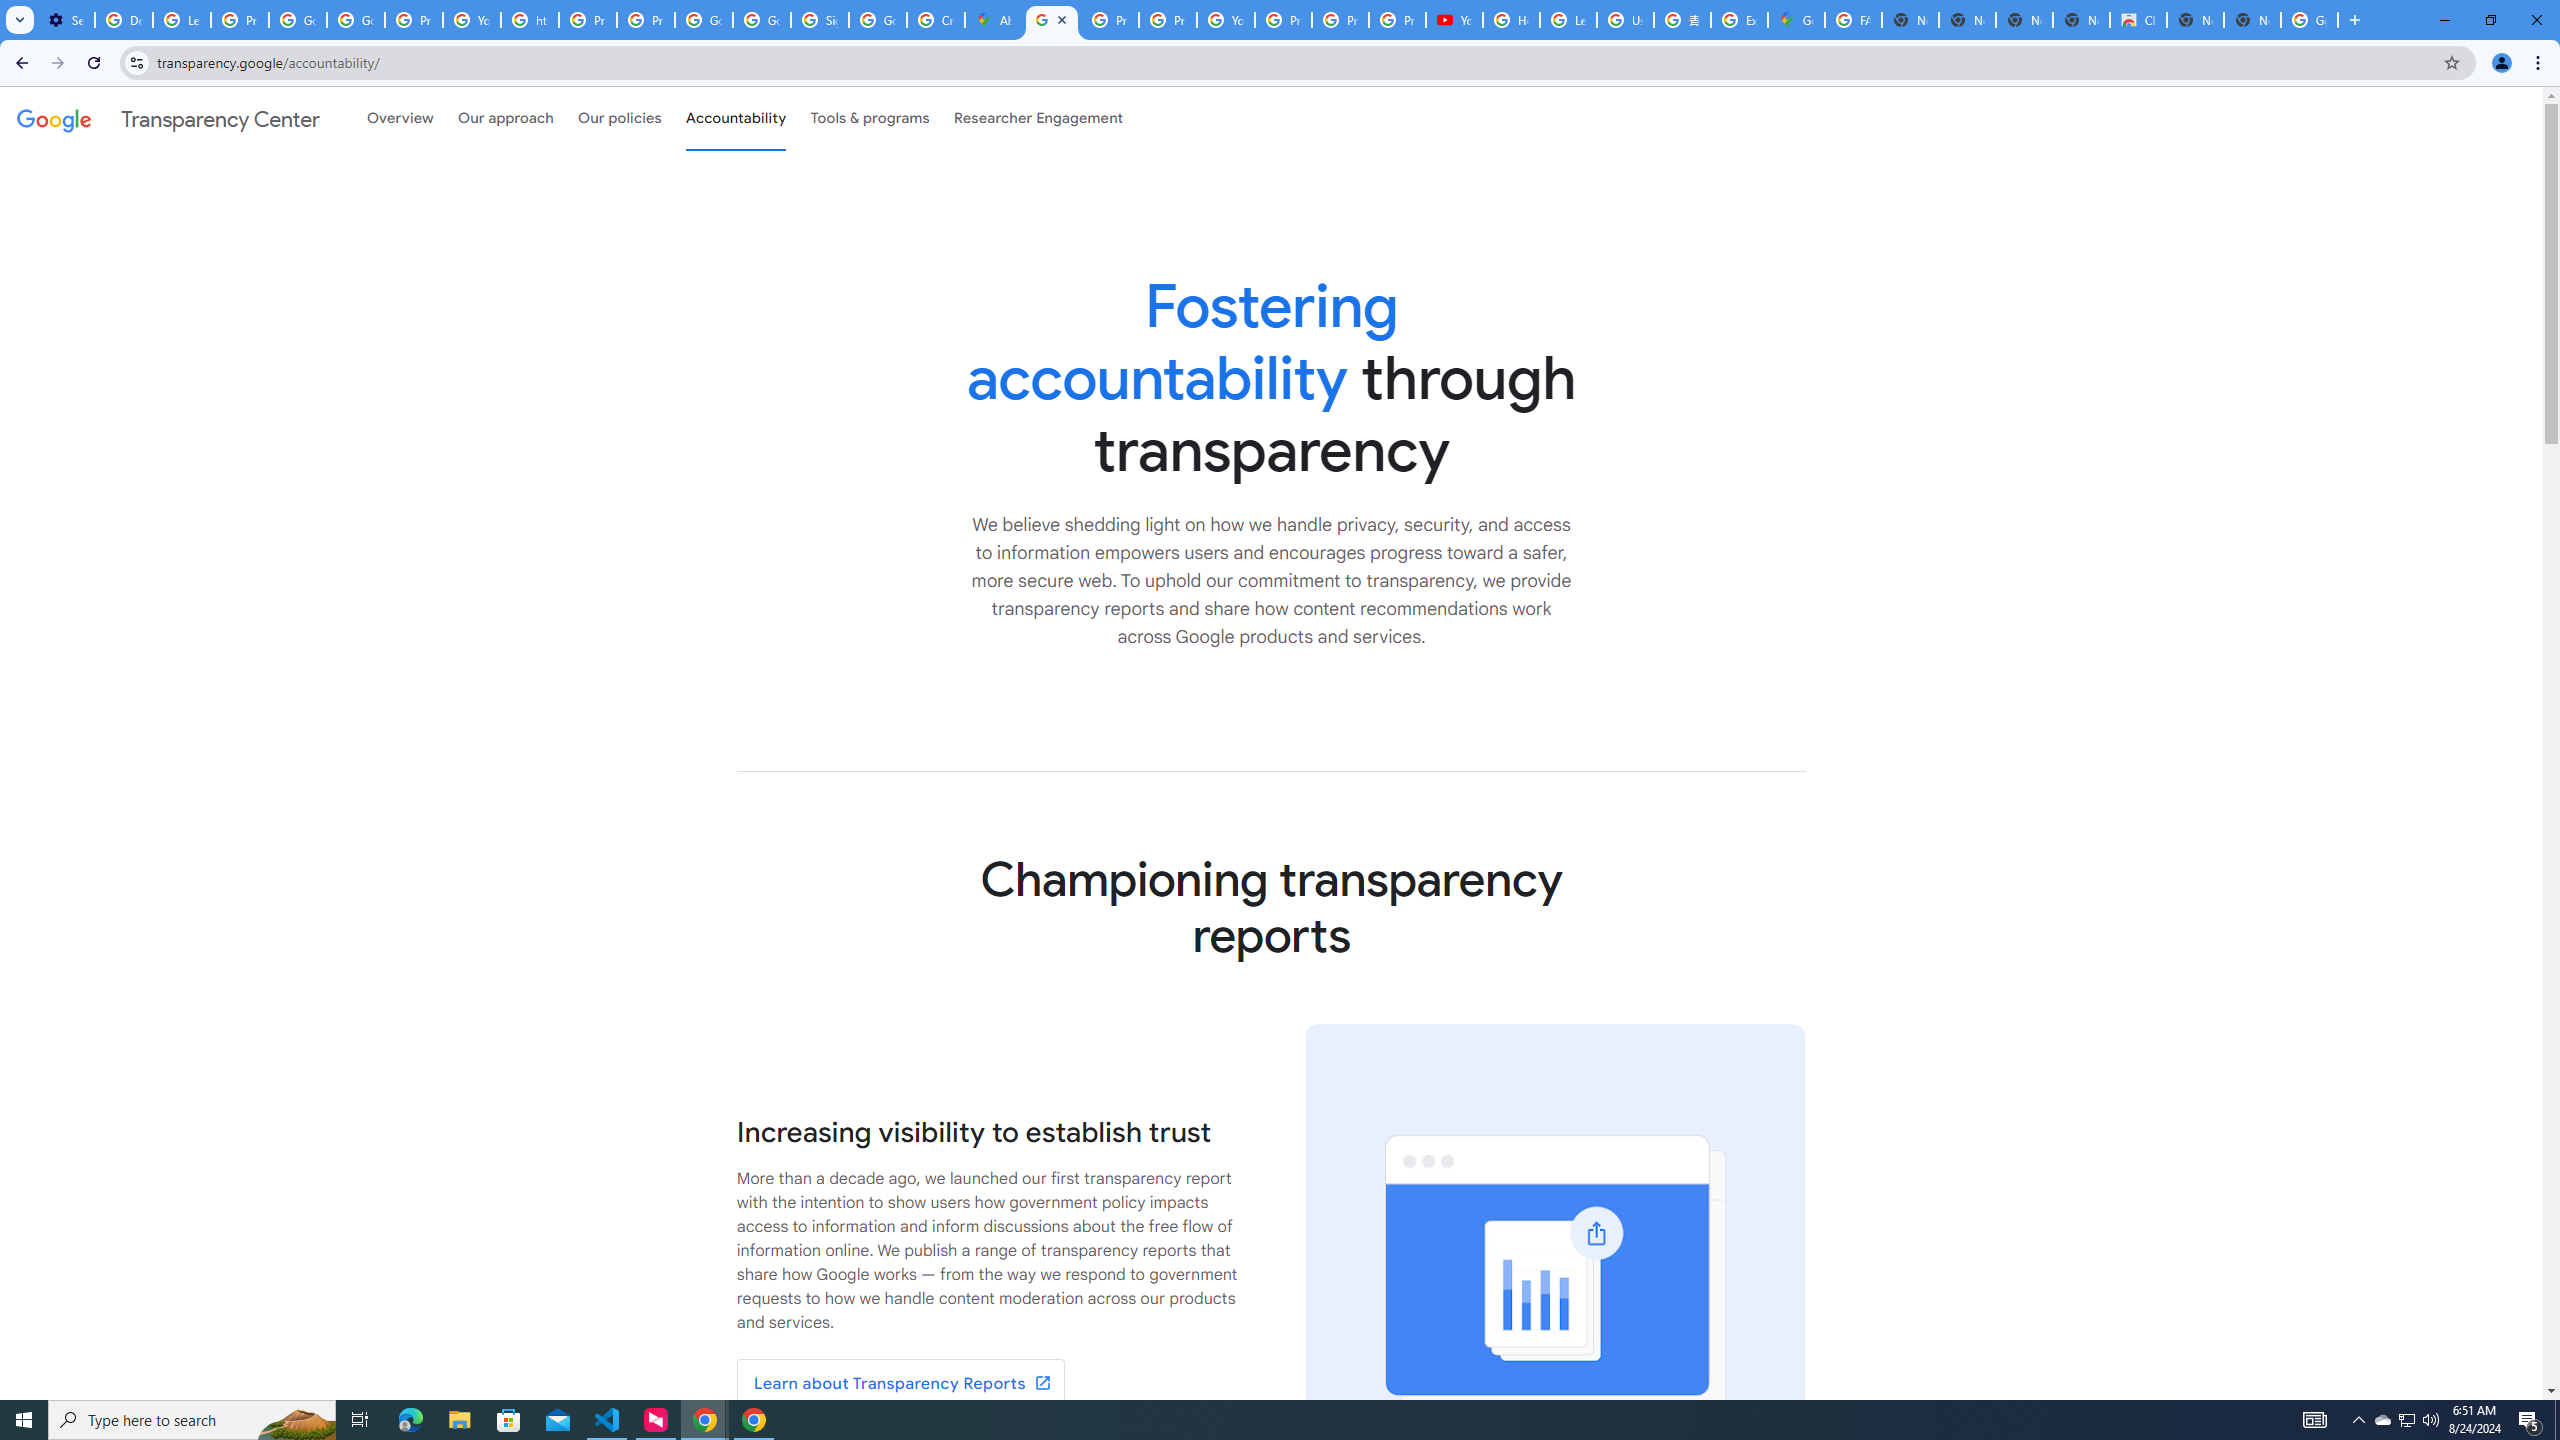 The width and height of the screenshot is (2560, 1440). I want to click on 'Our policies', so click(619, 118).